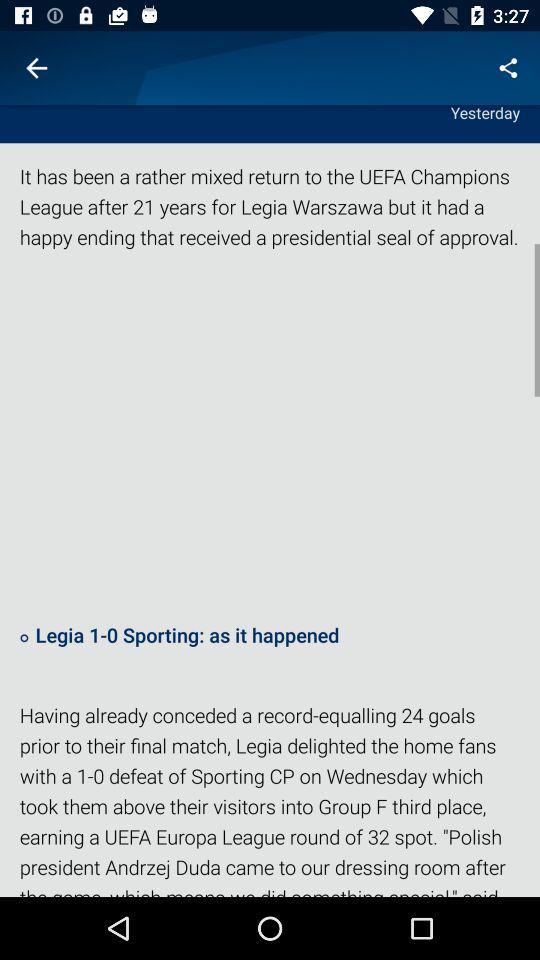 The height and width of the screenshot is (960, 540). I want to click on the item below the yesterday icon, so click(270, 215).